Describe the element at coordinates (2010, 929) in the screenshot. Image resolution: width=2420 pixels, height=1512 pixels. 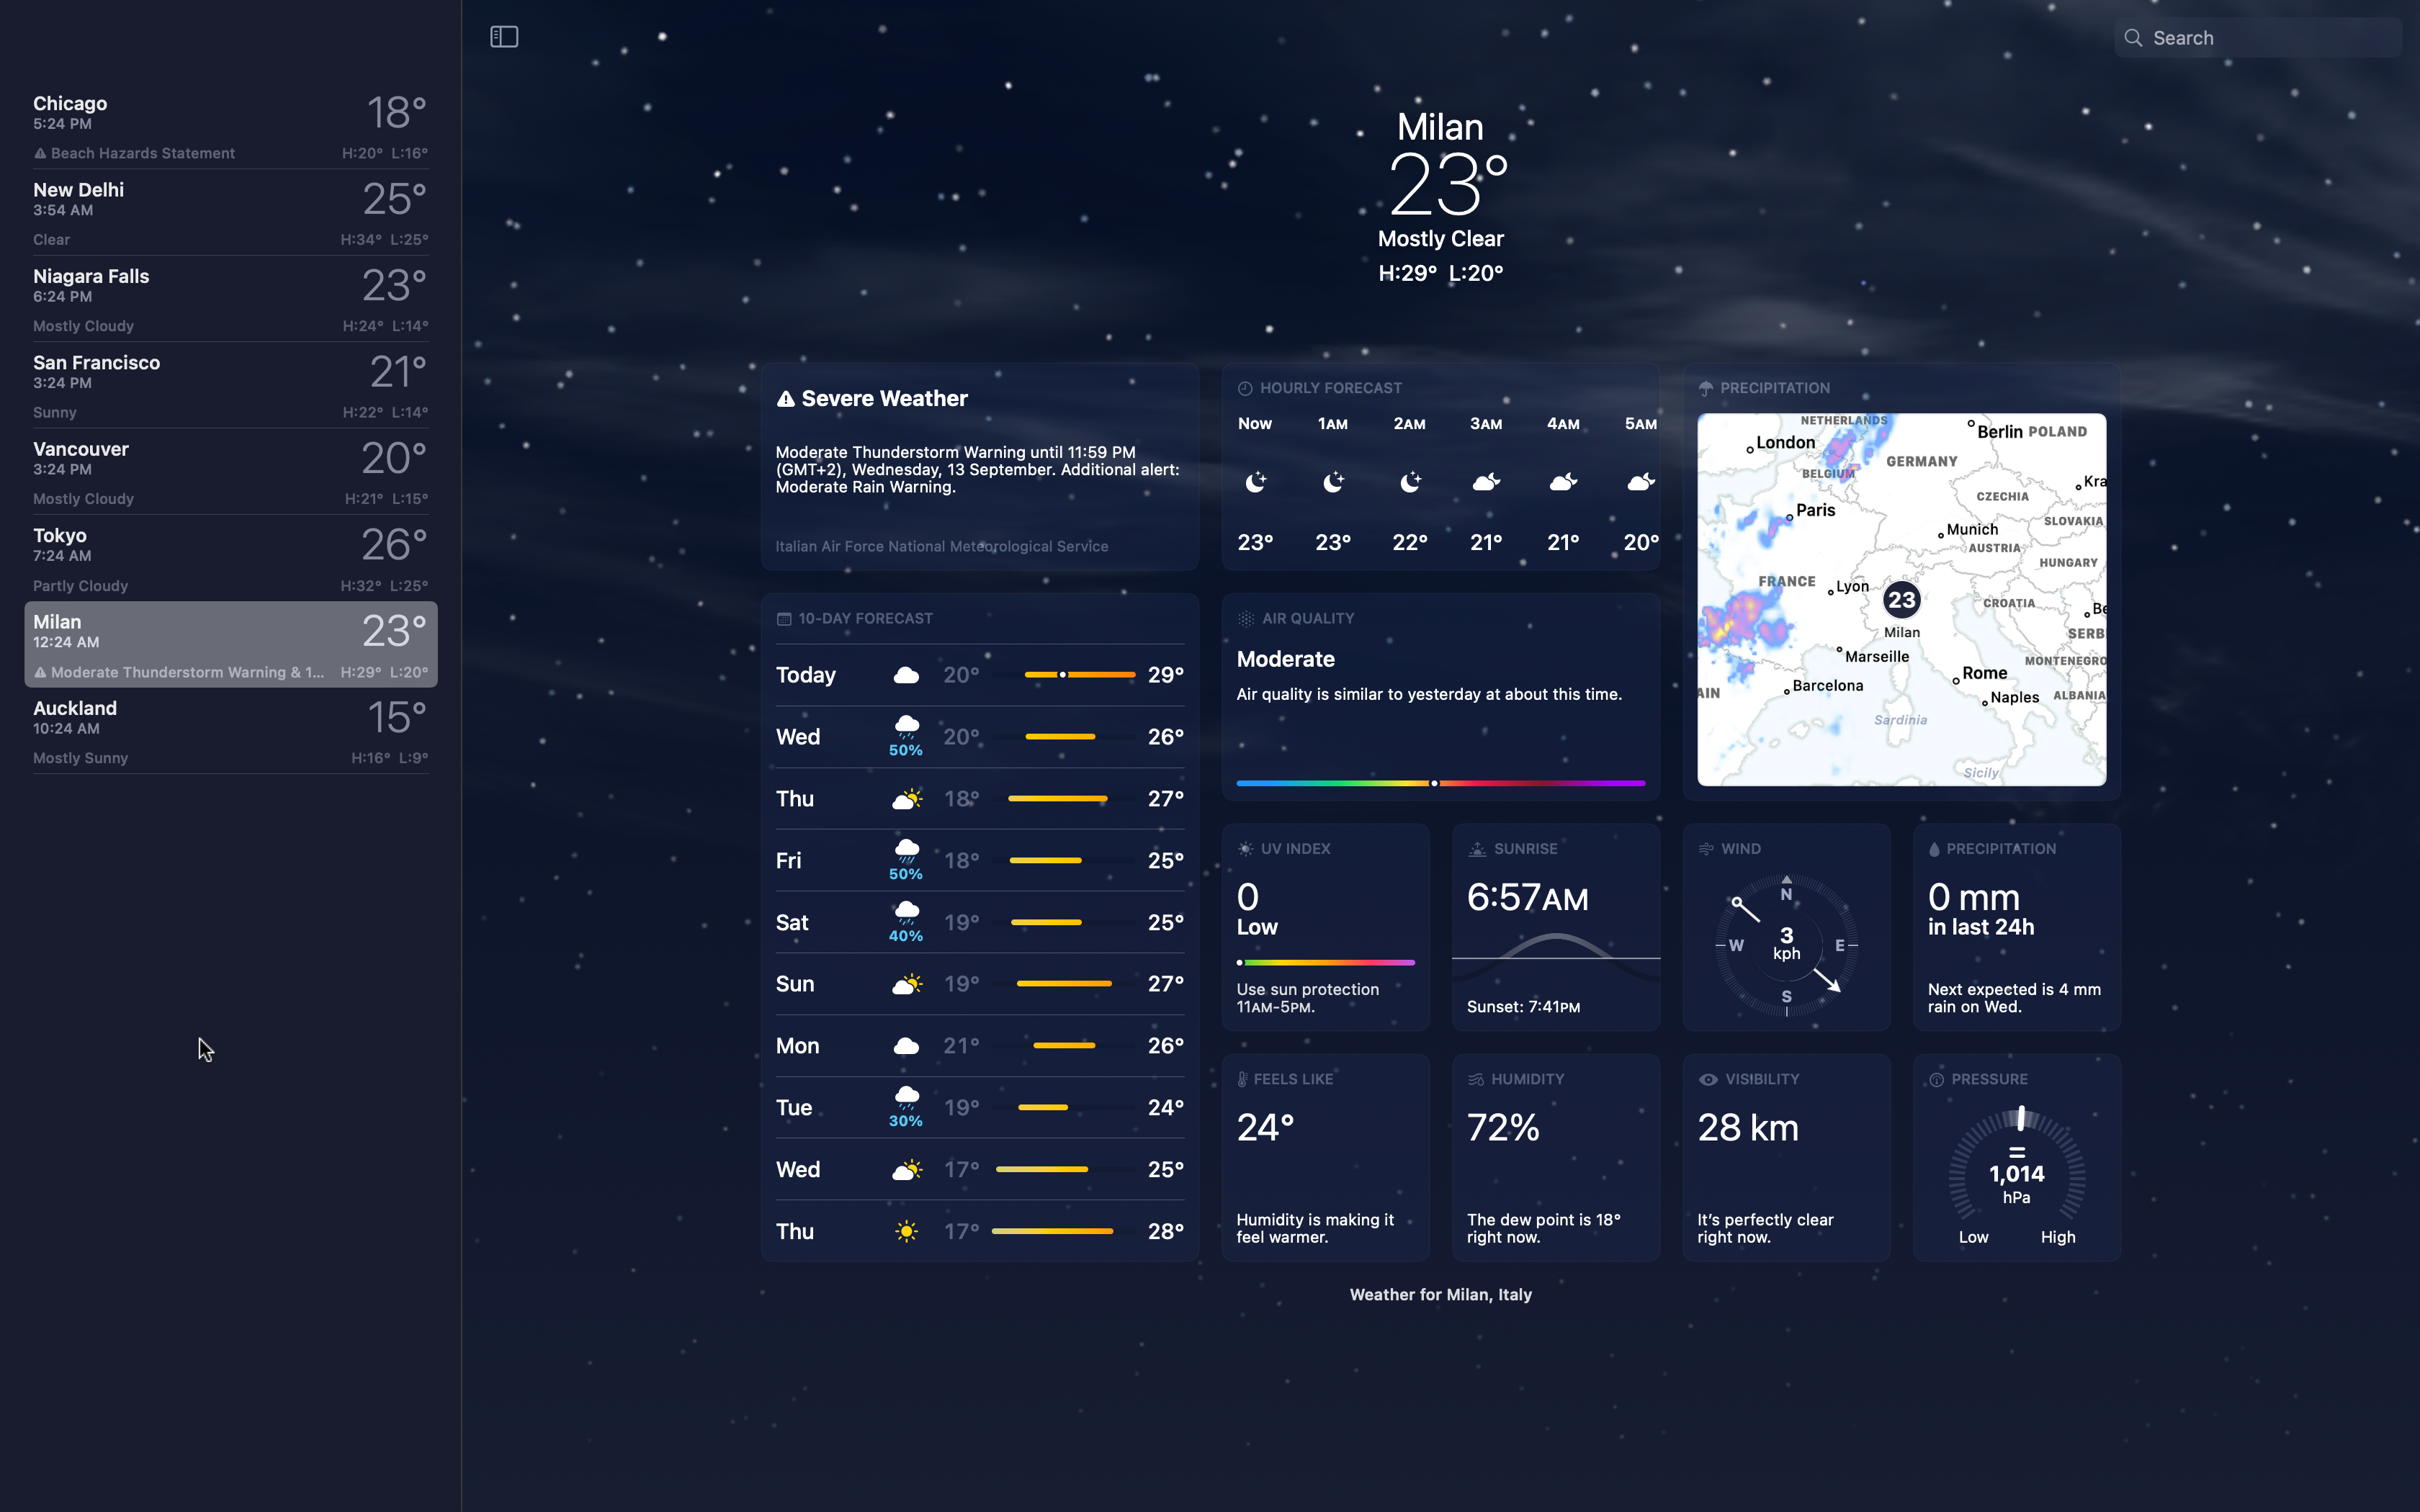
I see `rainfall conditions` at that location.